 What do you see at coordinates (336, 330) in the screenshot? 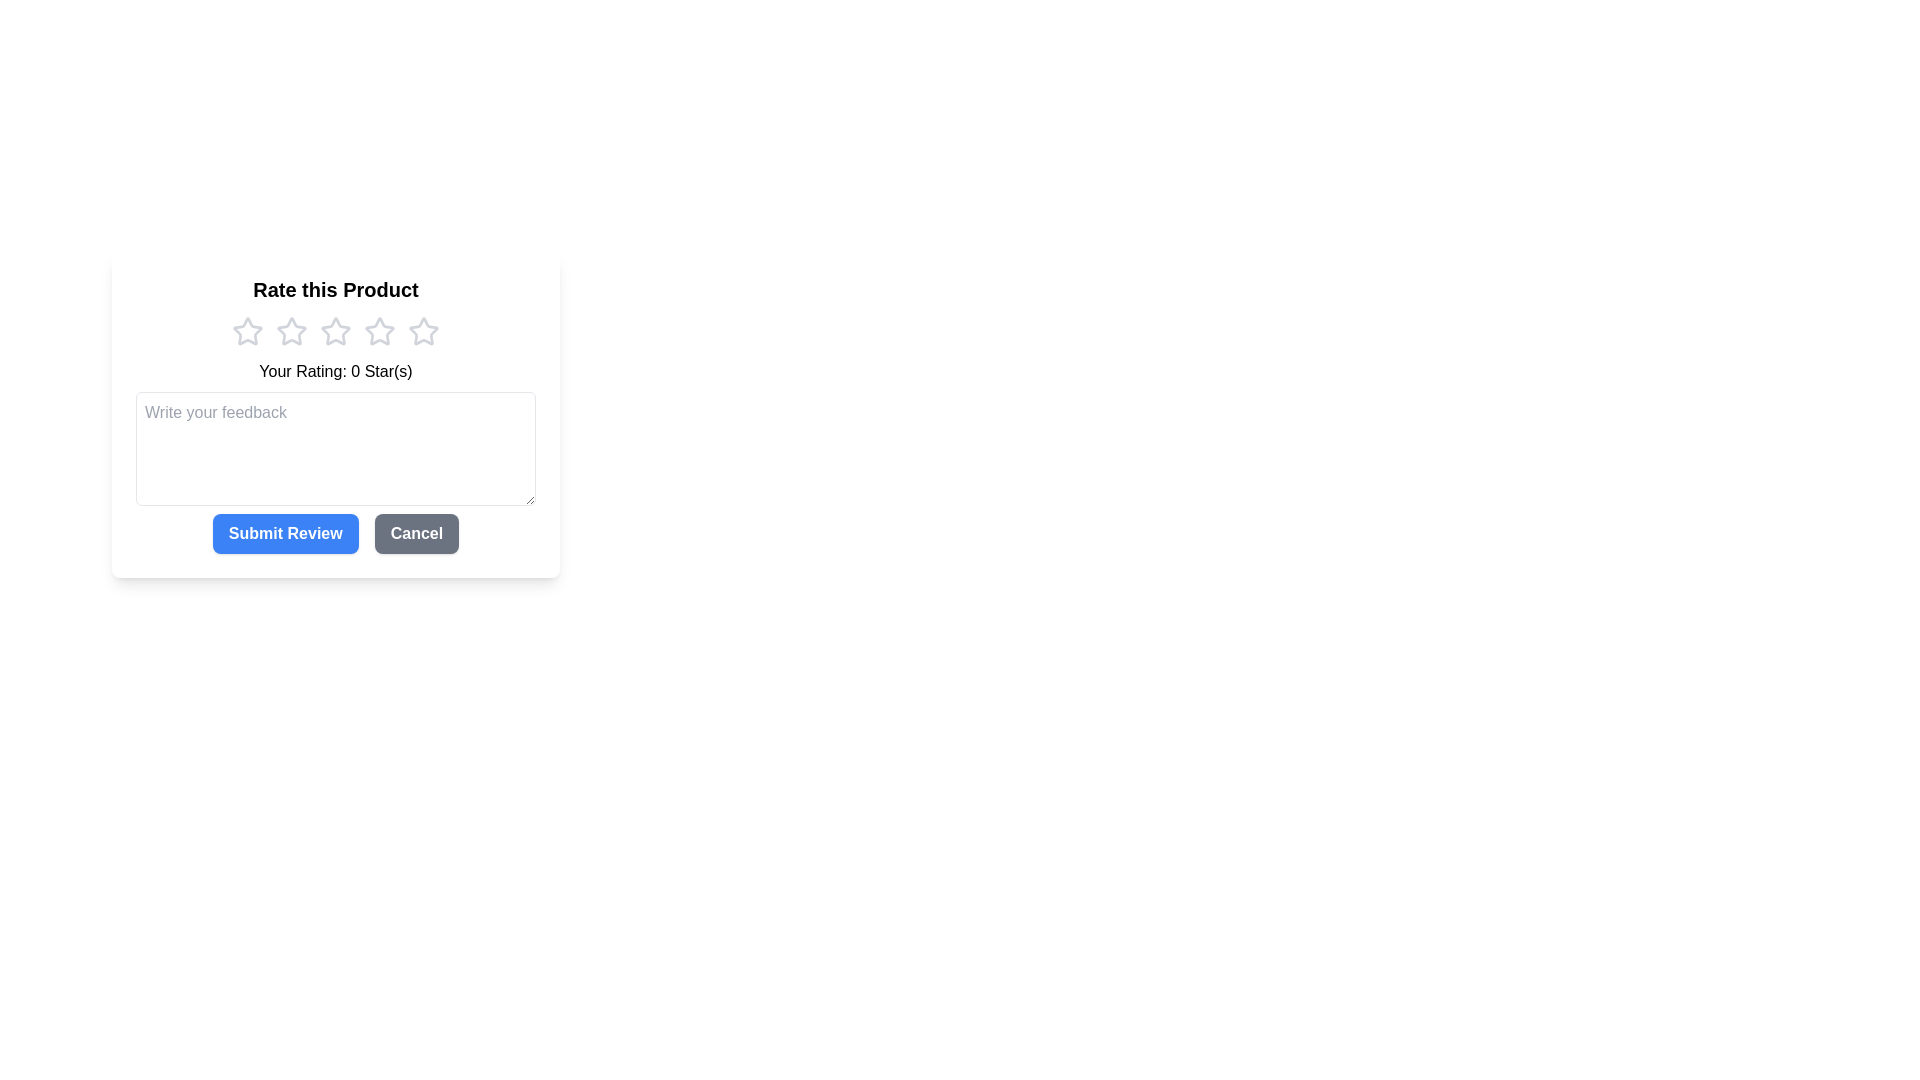
I see `the second star from the left in the rating component` at bounding box center [336, 330].